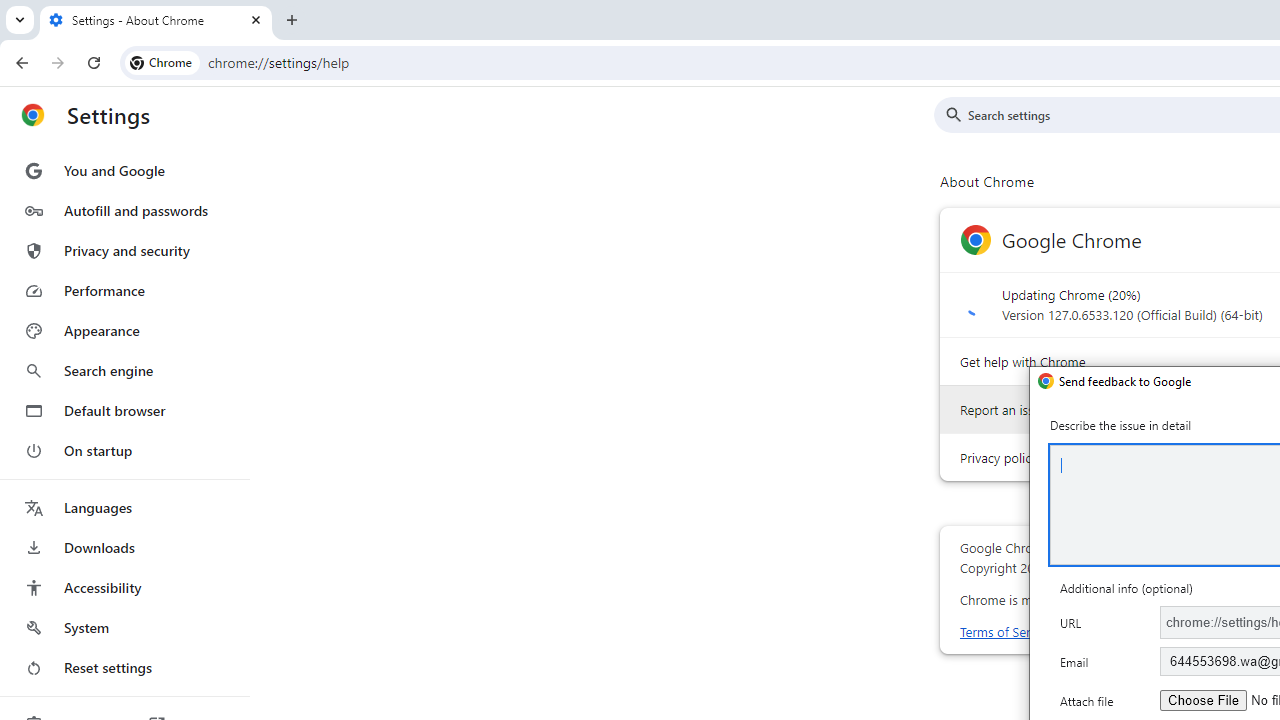 Image resolution: width=1280 pixels, height=720 pixels. Describe the element at coordinates (123, 410) in the screenshot. I see `'Default browser'` at that location.